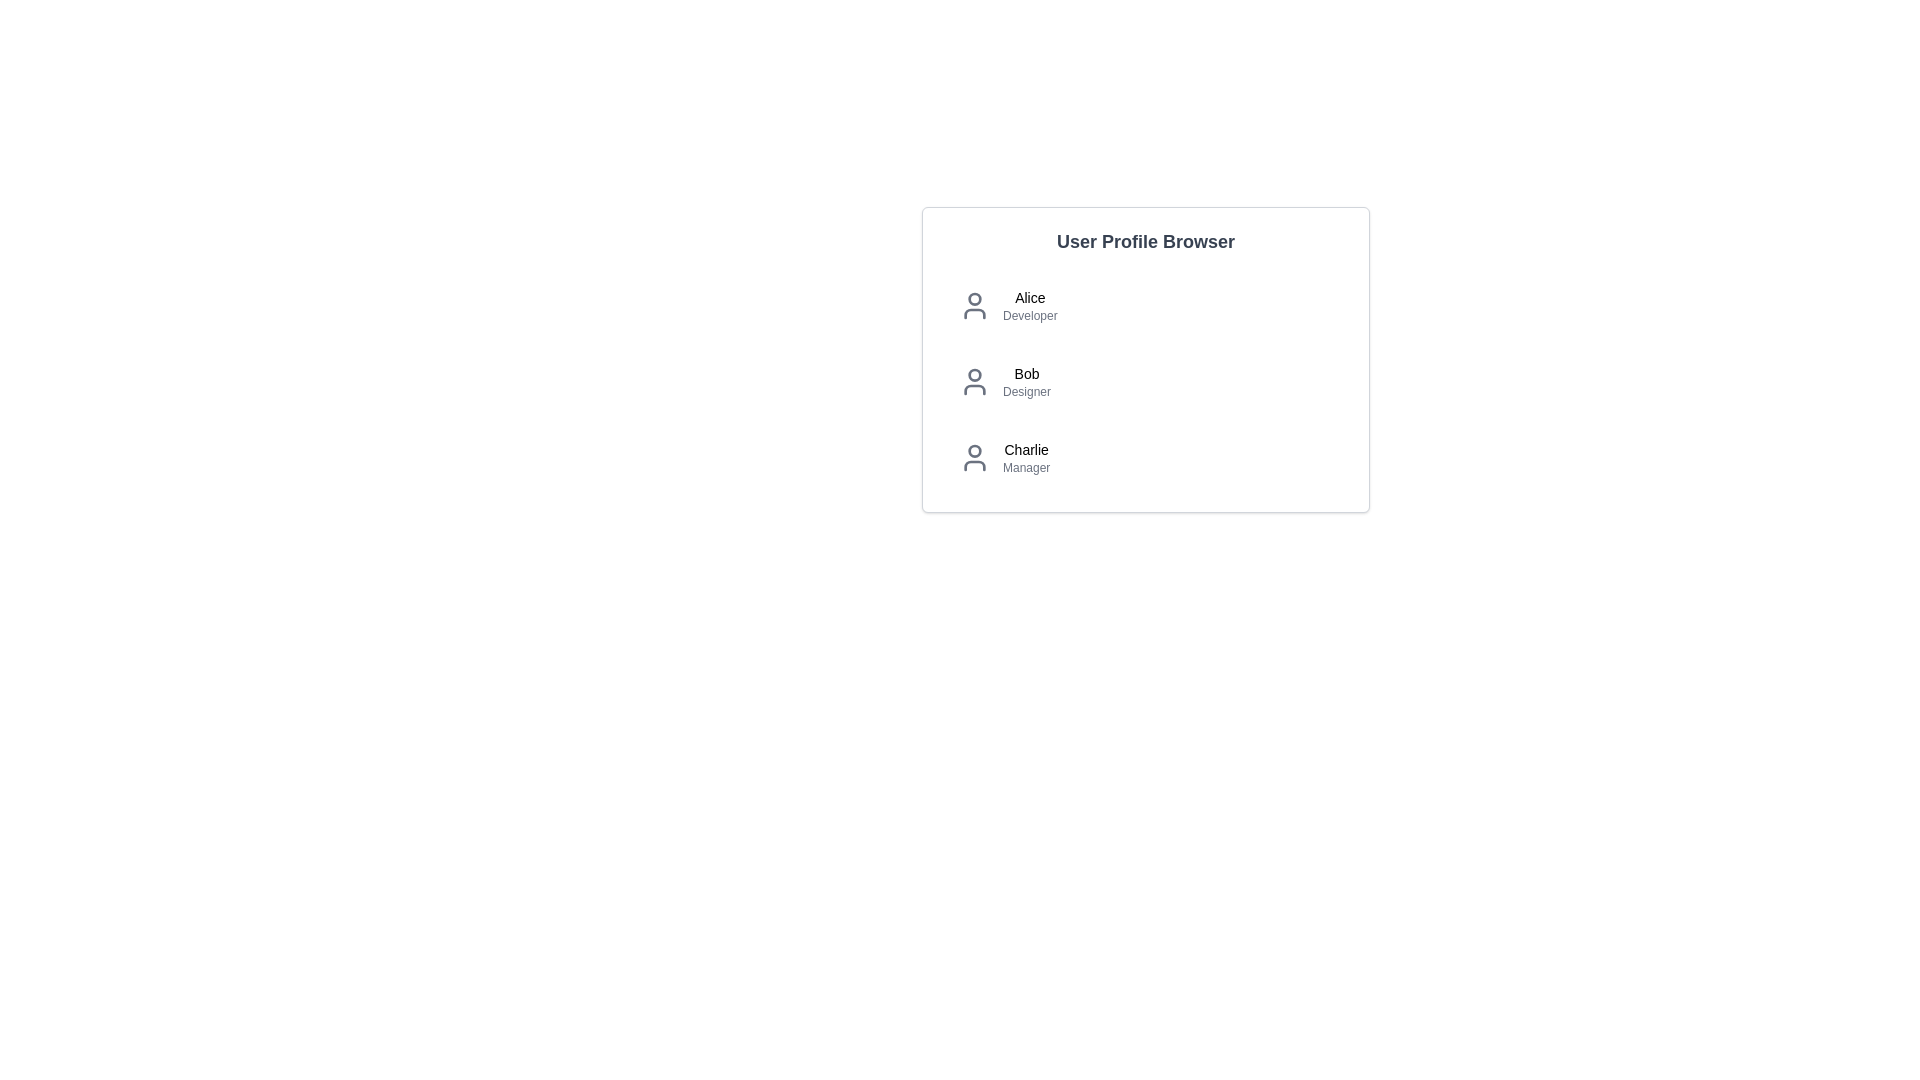  Describe the element at coordinates (1026, 450) in the screenshot. I see `the text label that displays the user profile name, located at the bottom of the user profile list above the 'Manager' role text` at that location.